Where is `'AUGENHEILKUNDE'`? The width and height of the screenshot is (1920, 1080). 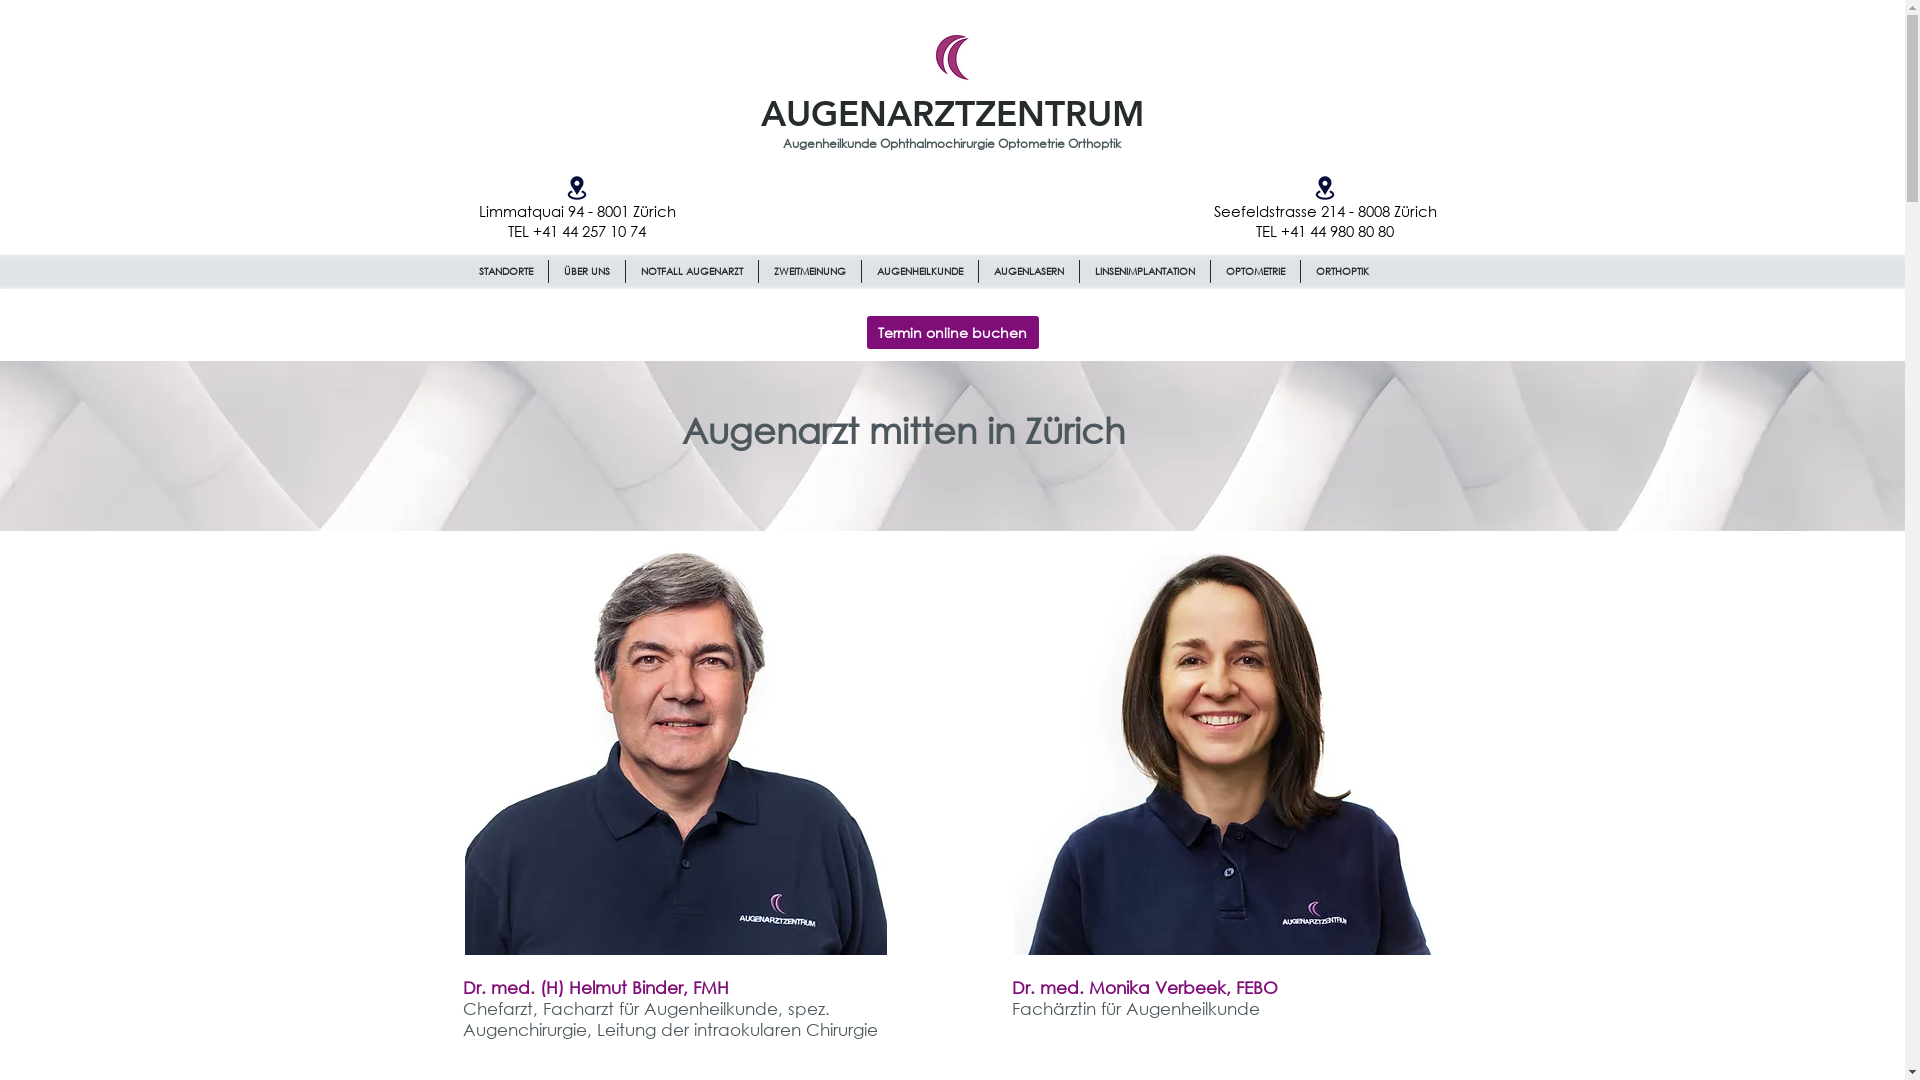 'AUGENHEILKUNDE' is located at coordinates (919, 271).